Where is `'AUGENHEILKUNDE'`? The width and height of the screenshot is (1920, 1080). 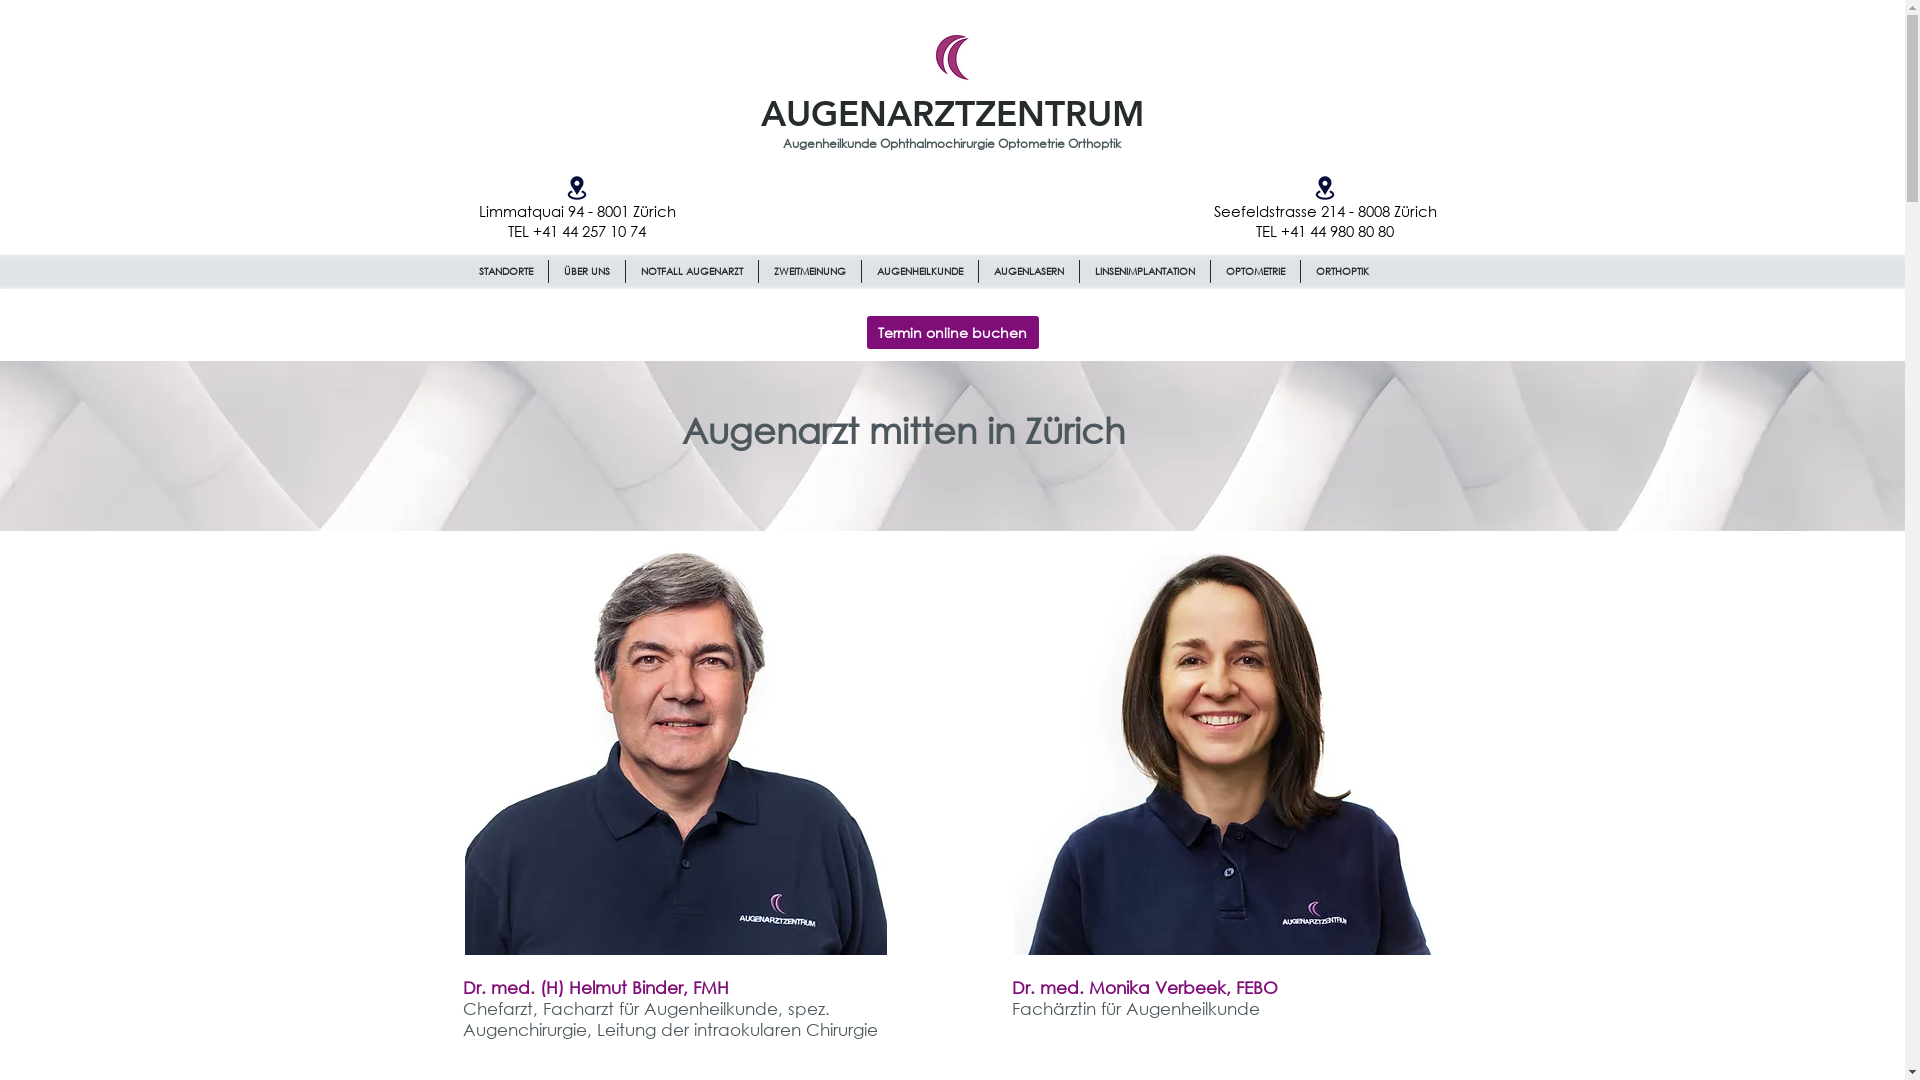 'AUGENHEILKUNDE' is located at coordinates (919, 271).